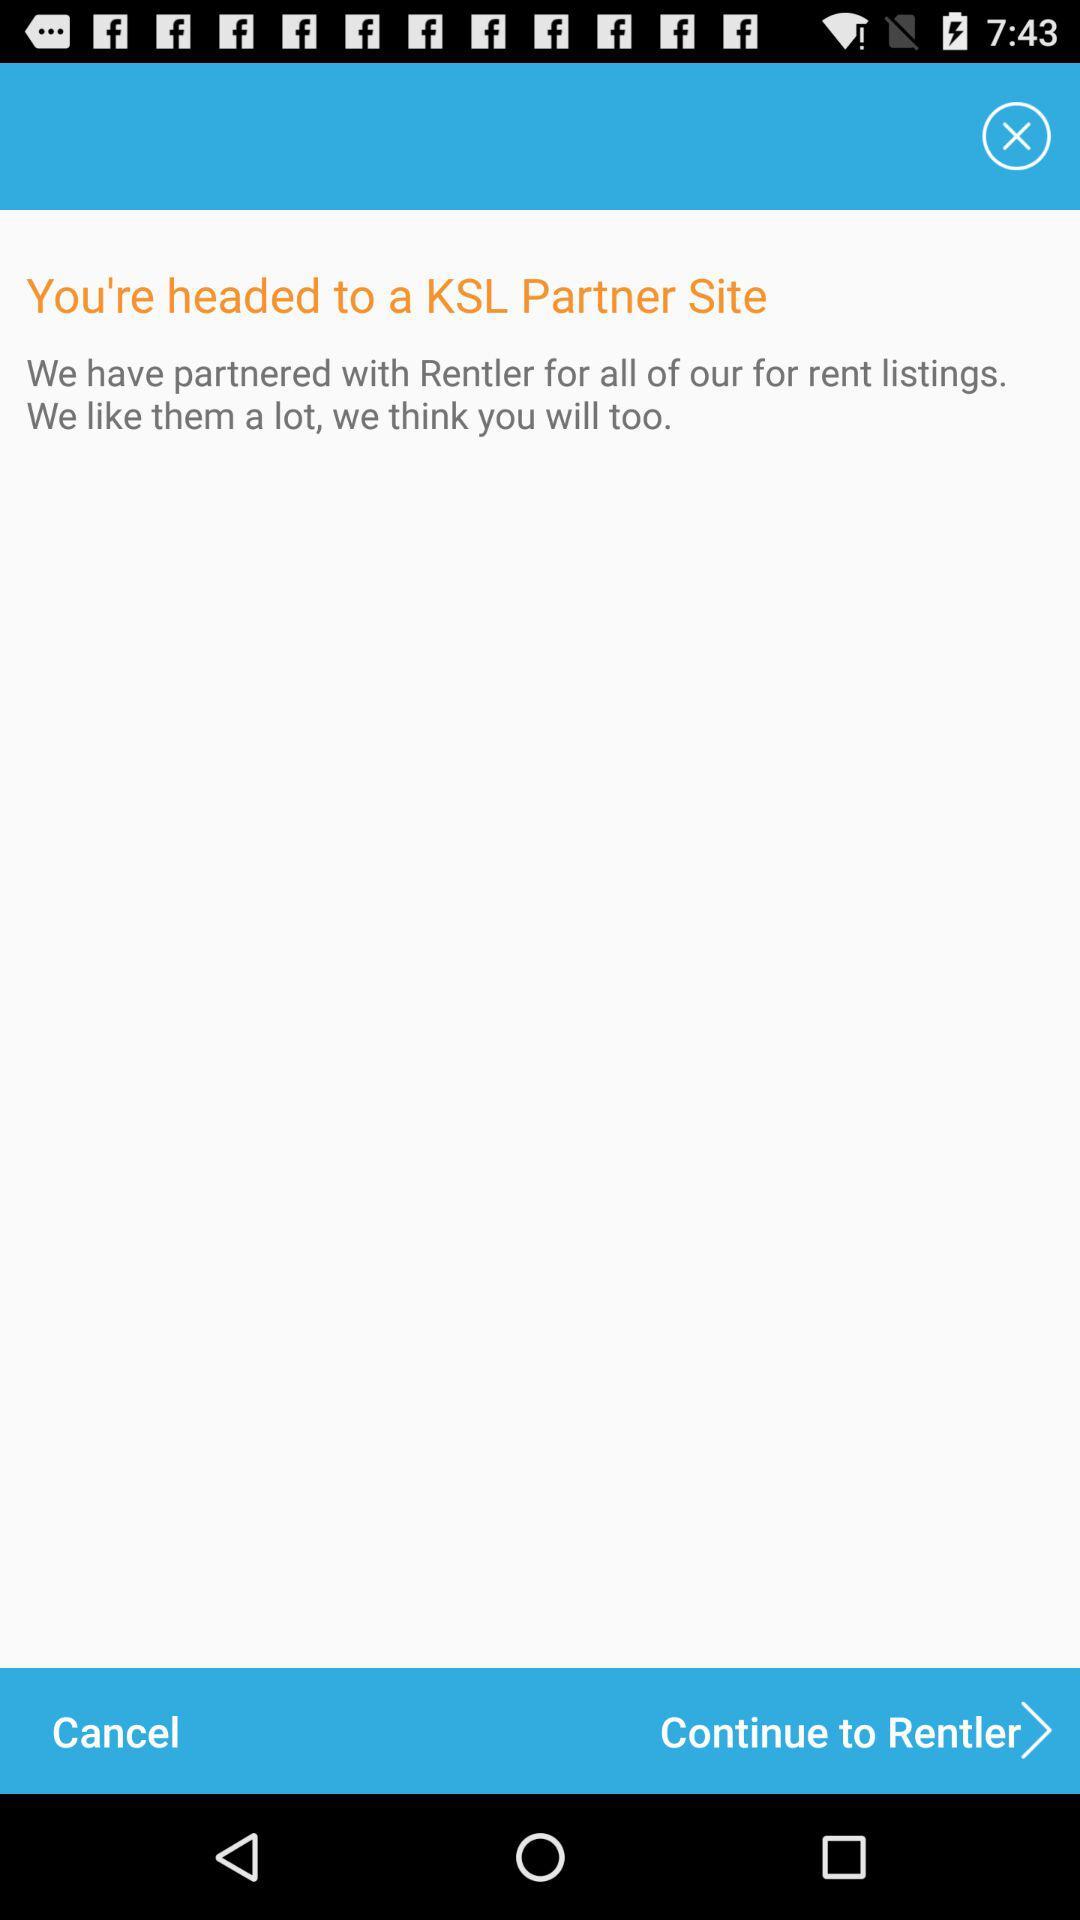 The height and width of the screenshot is (1920, 1080). Describe the element at coordinates (115, 1730) in the screenshot. I see `item to the left of continue to rentler item` at that location.